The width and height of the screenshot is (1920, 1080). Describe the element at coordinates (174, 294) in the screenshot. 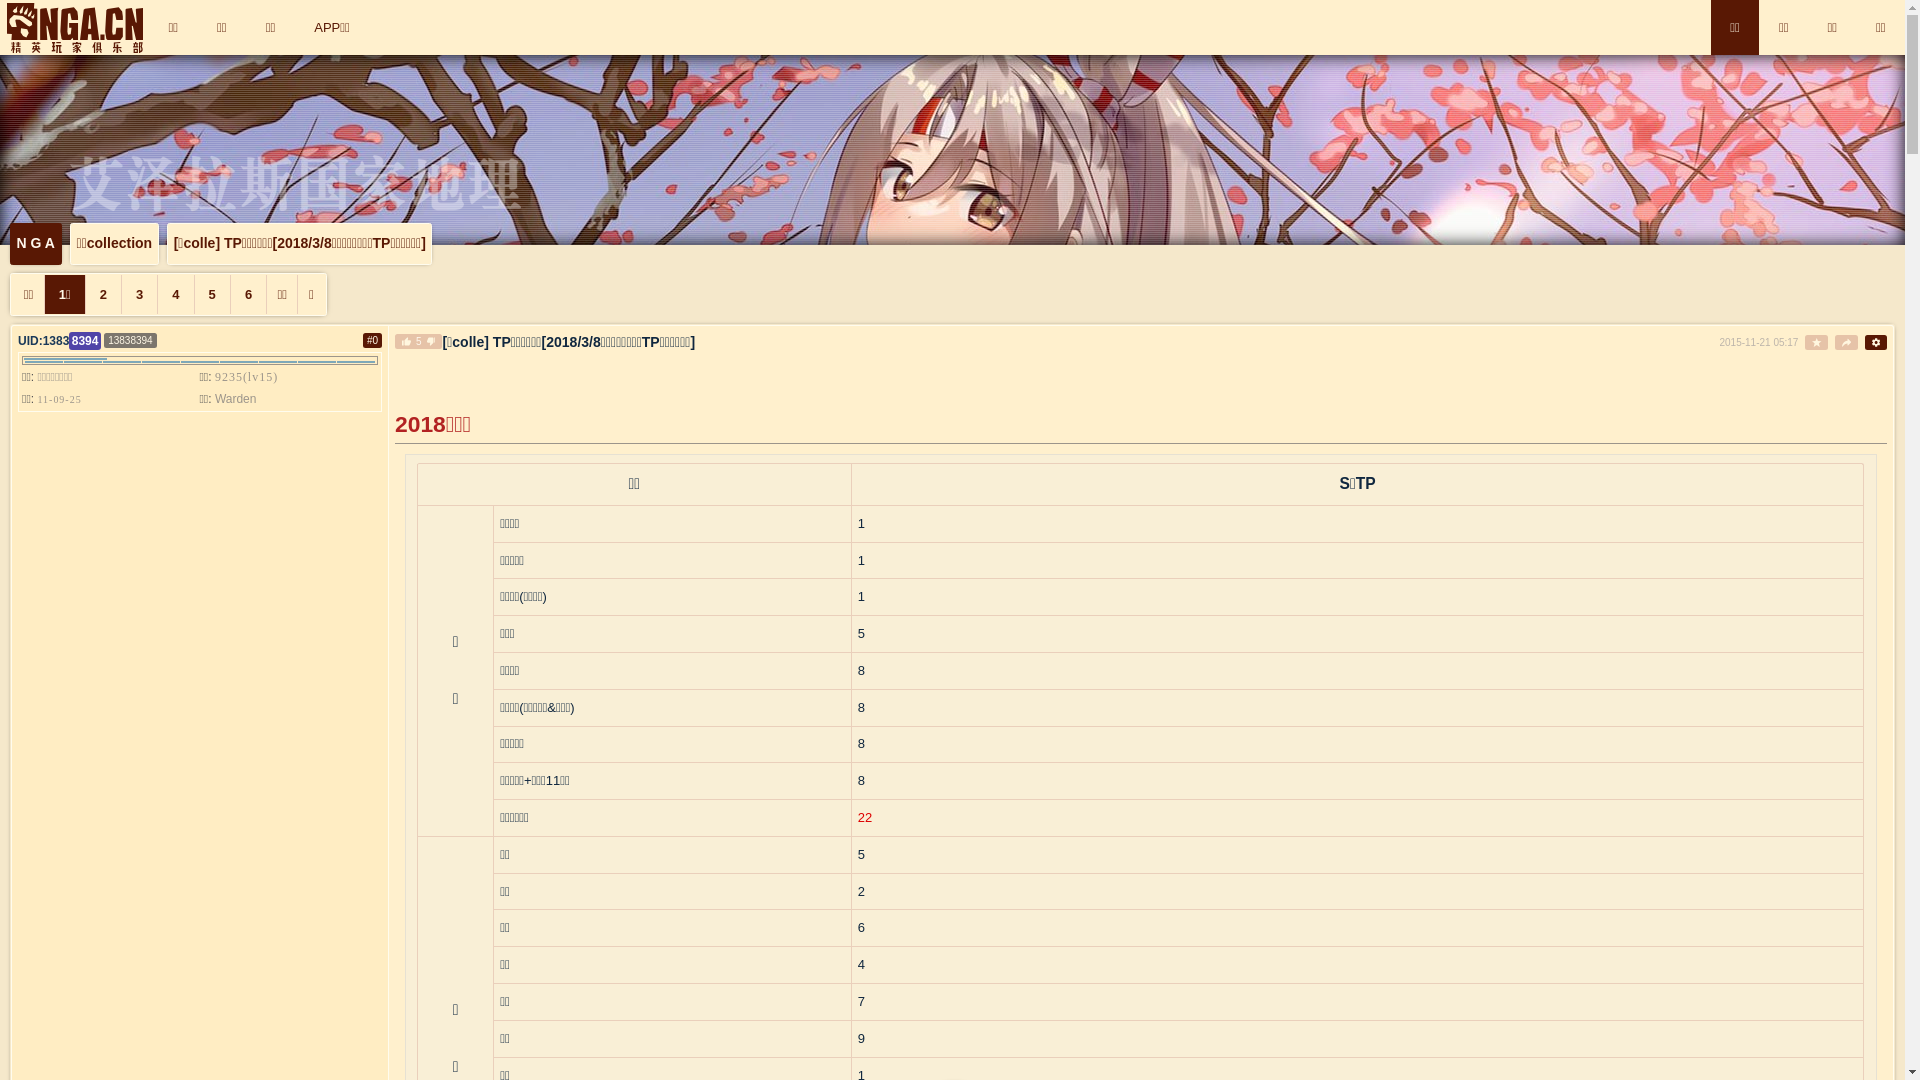

I see `' 4 '` at that location.